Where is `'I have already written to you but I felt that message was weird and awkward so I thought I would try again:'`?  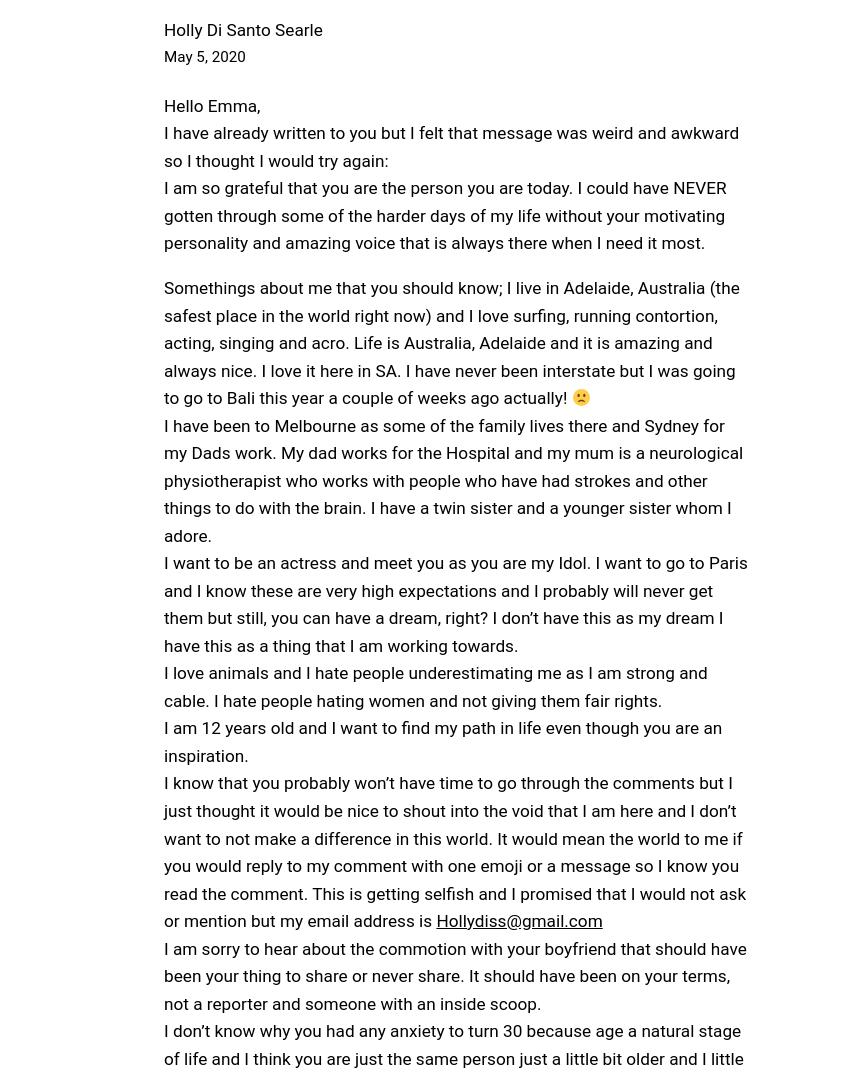
'I have already written to you but I felt that message was weird and awkward so I thought I would try again:' is located at coordinates (163, 145).